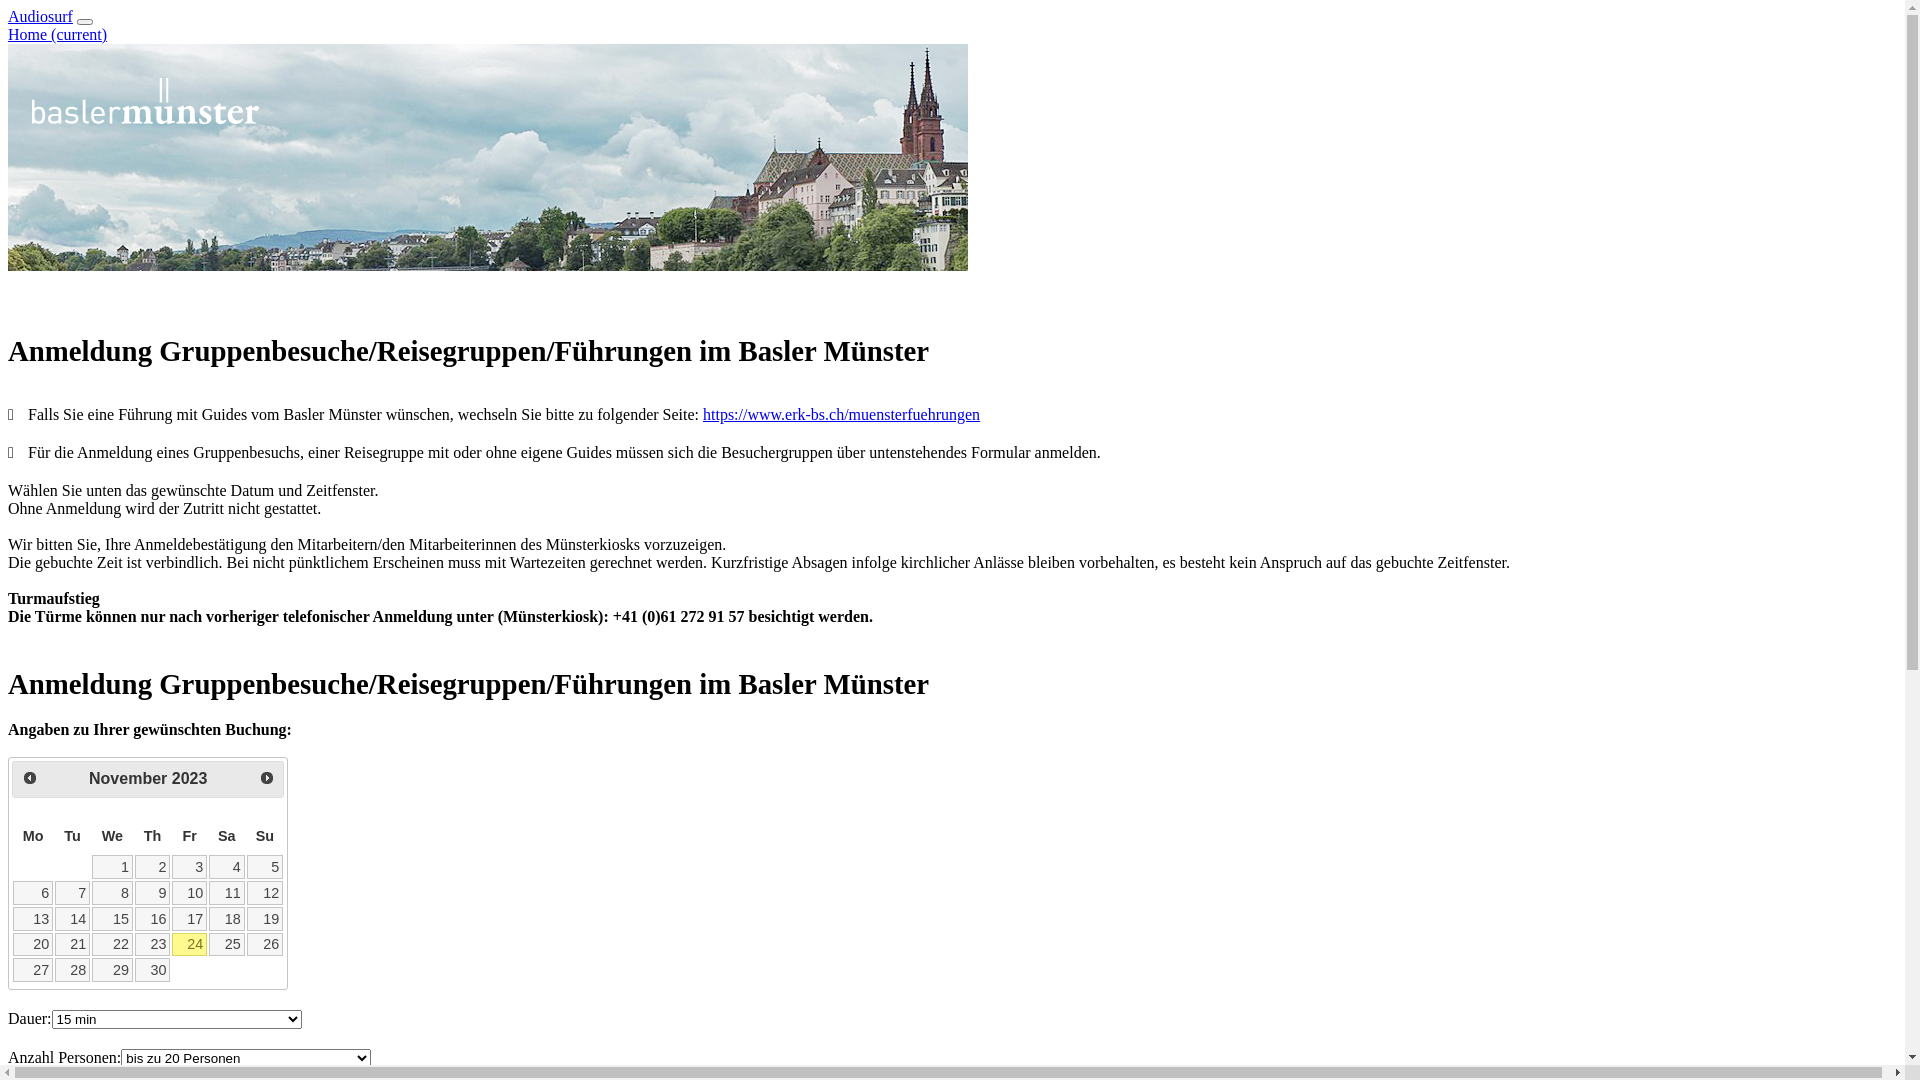 Image resolution: width=1920 pixels, height=1080 pixels. I want to click on '2', so click(151, 866).